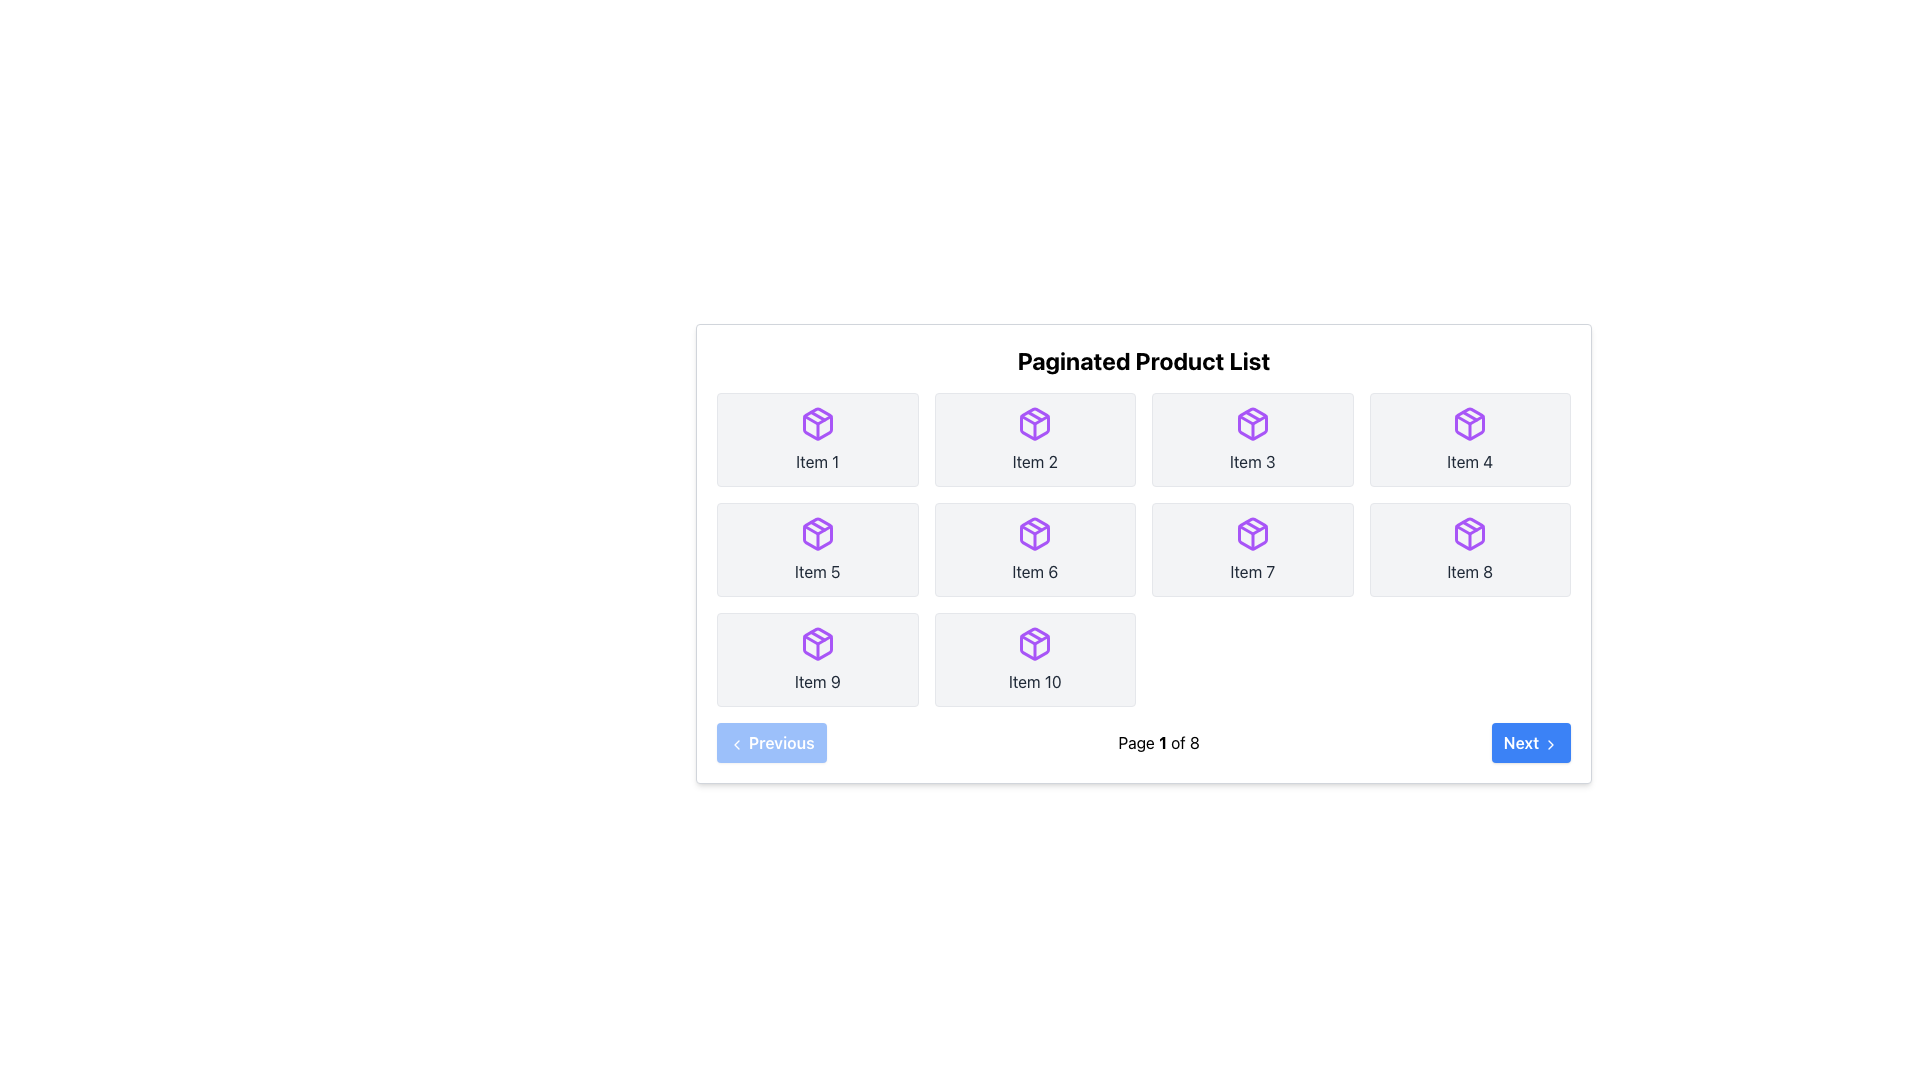 Image resolution: width=1920 pixels, height=1080 pixels. What do you see at coordinates (817, 423) in the screenshot?
I see `the decorative icon representing 'Item 1' located in the first row and first column of the 'Paginated Product List'` at bounding box center [817, 423].